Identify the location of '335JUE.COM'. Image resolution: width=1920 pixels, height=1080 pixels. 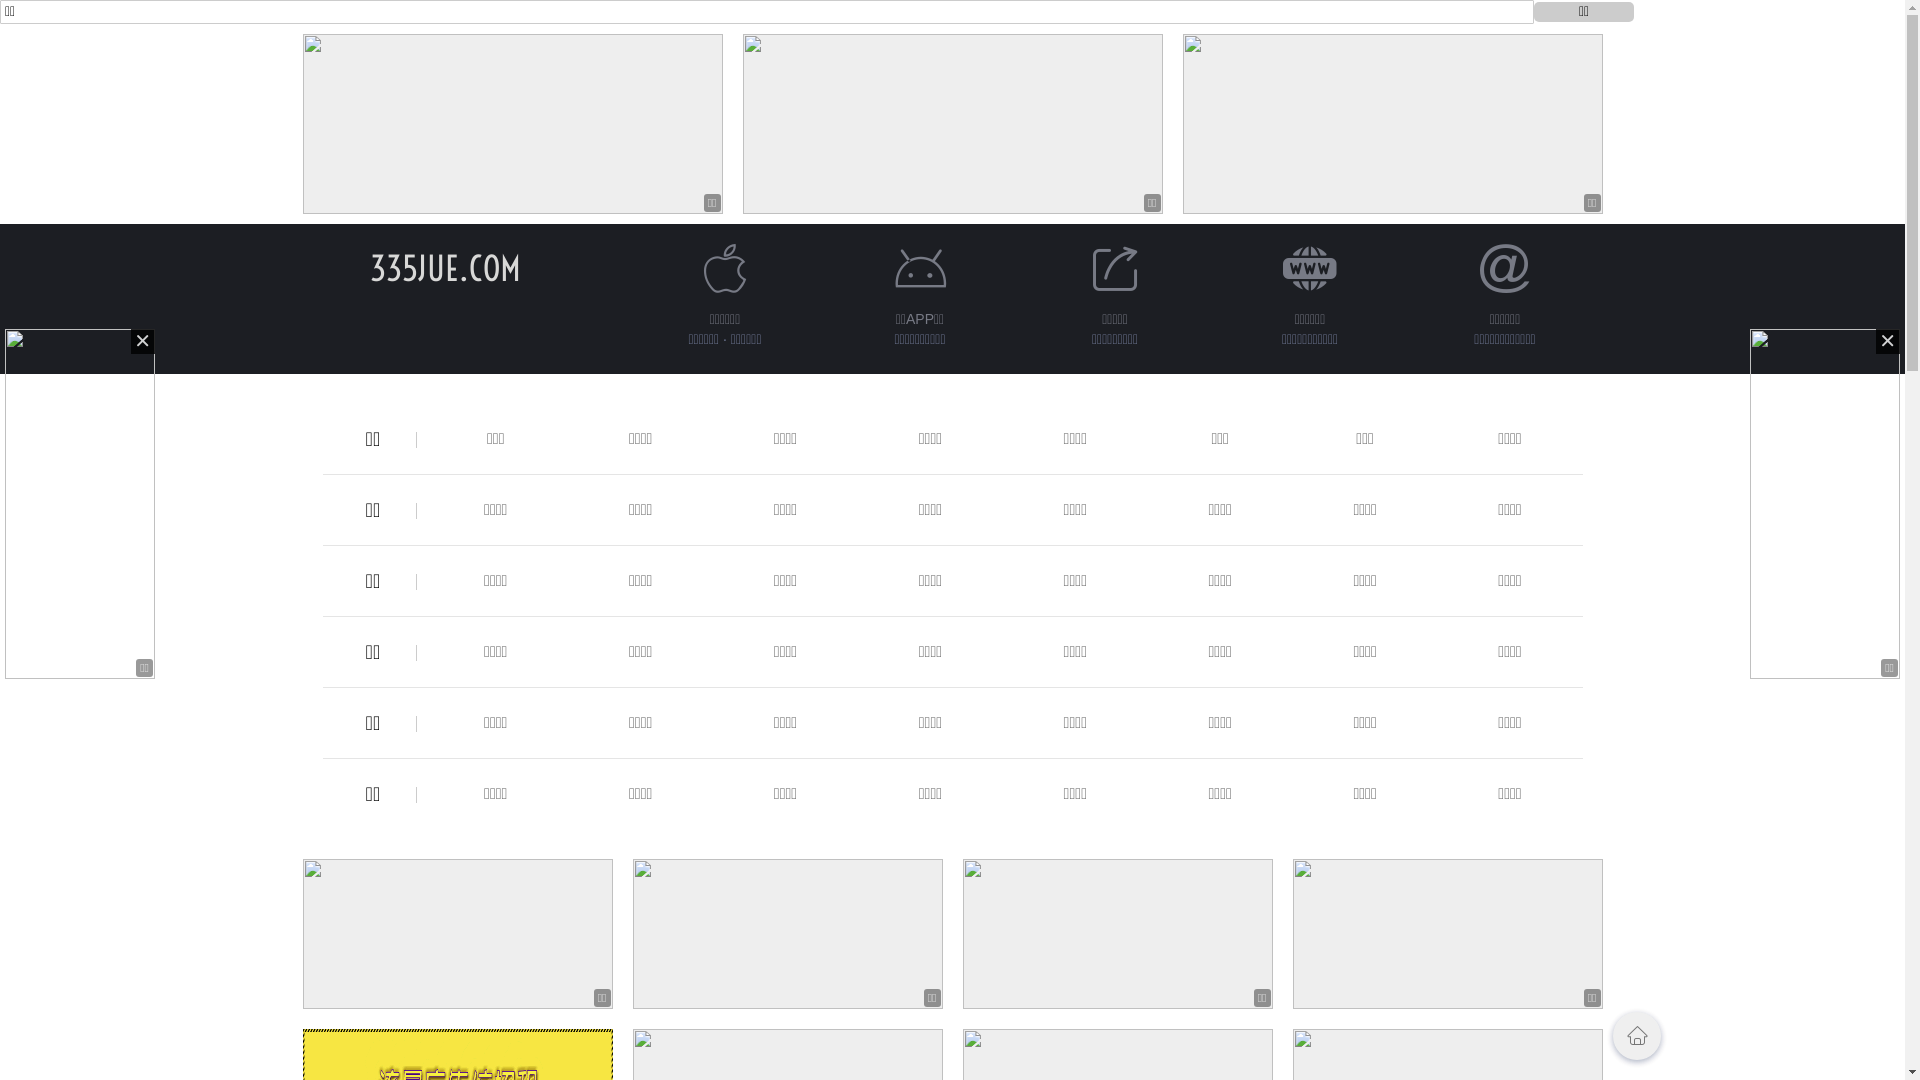
(444, 267).